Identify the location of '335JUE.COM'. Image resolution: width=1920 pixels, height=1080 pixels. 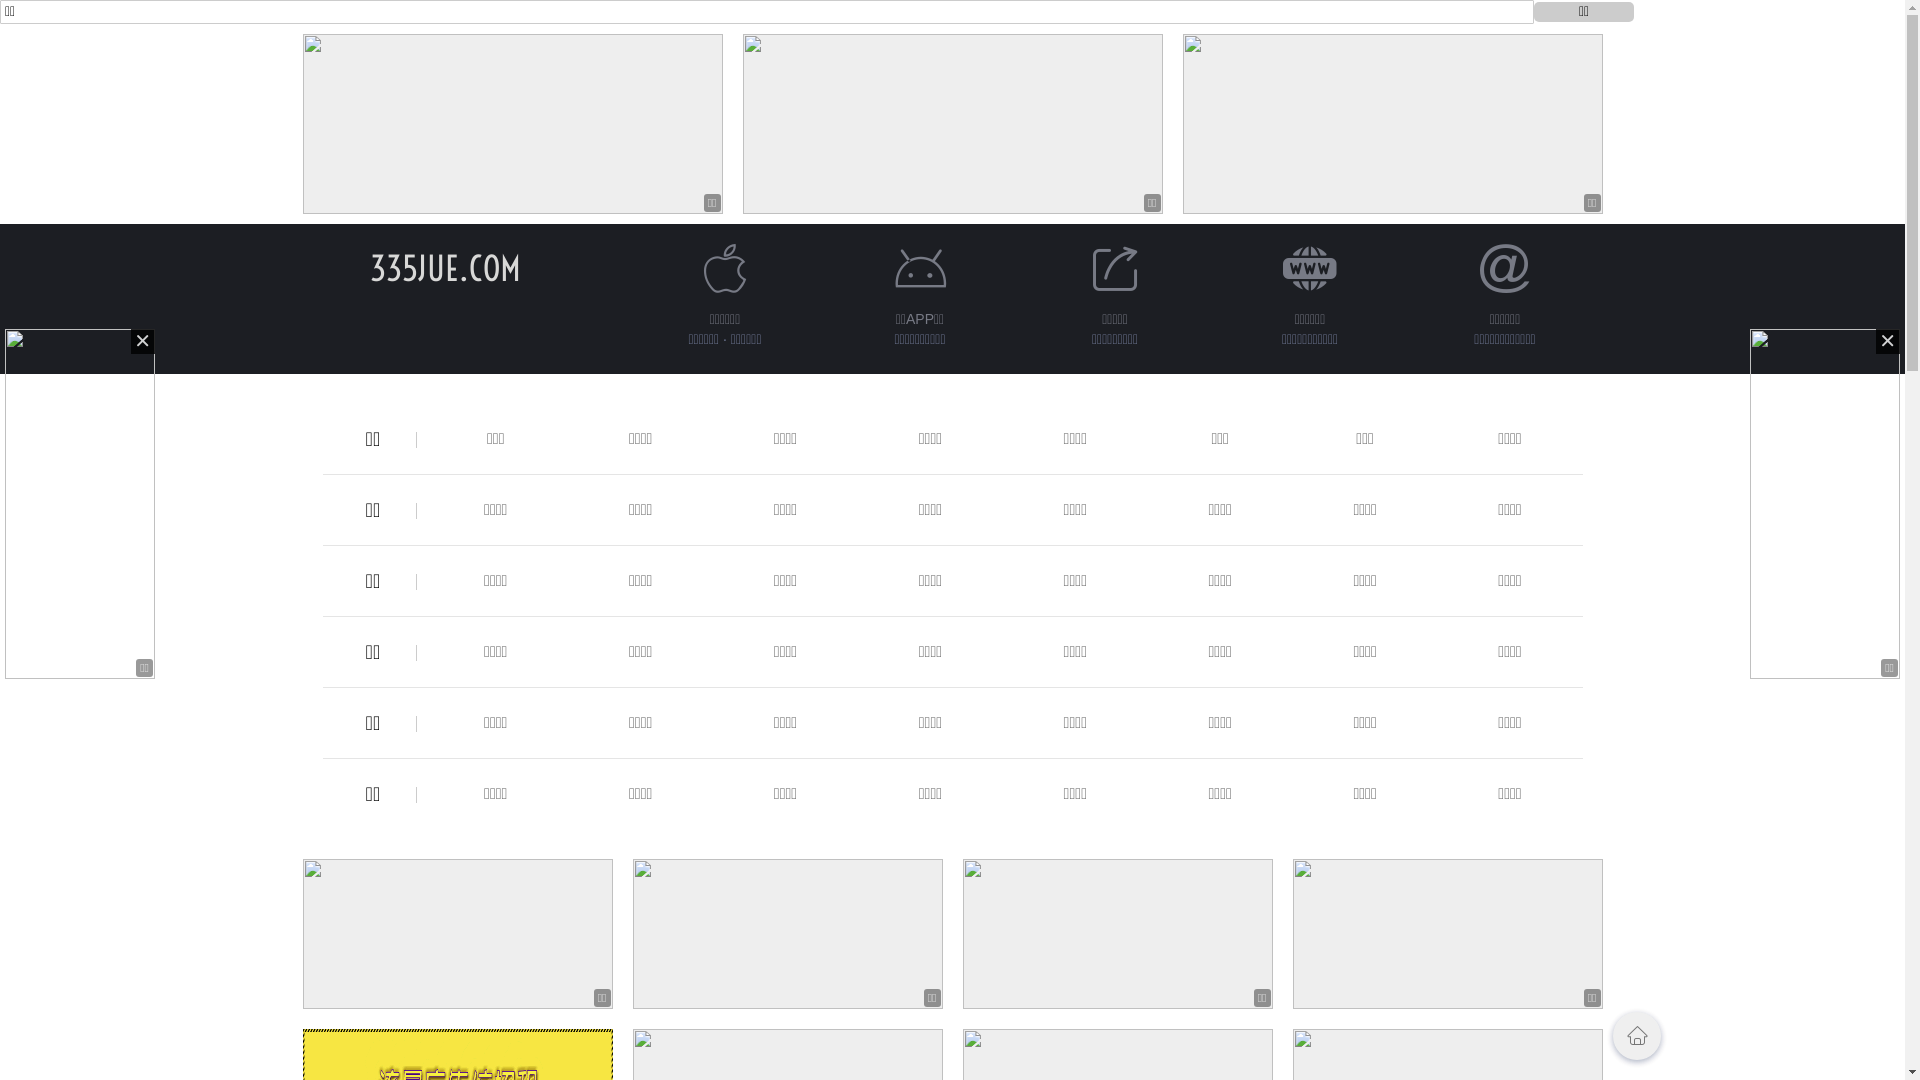
(444, 267).